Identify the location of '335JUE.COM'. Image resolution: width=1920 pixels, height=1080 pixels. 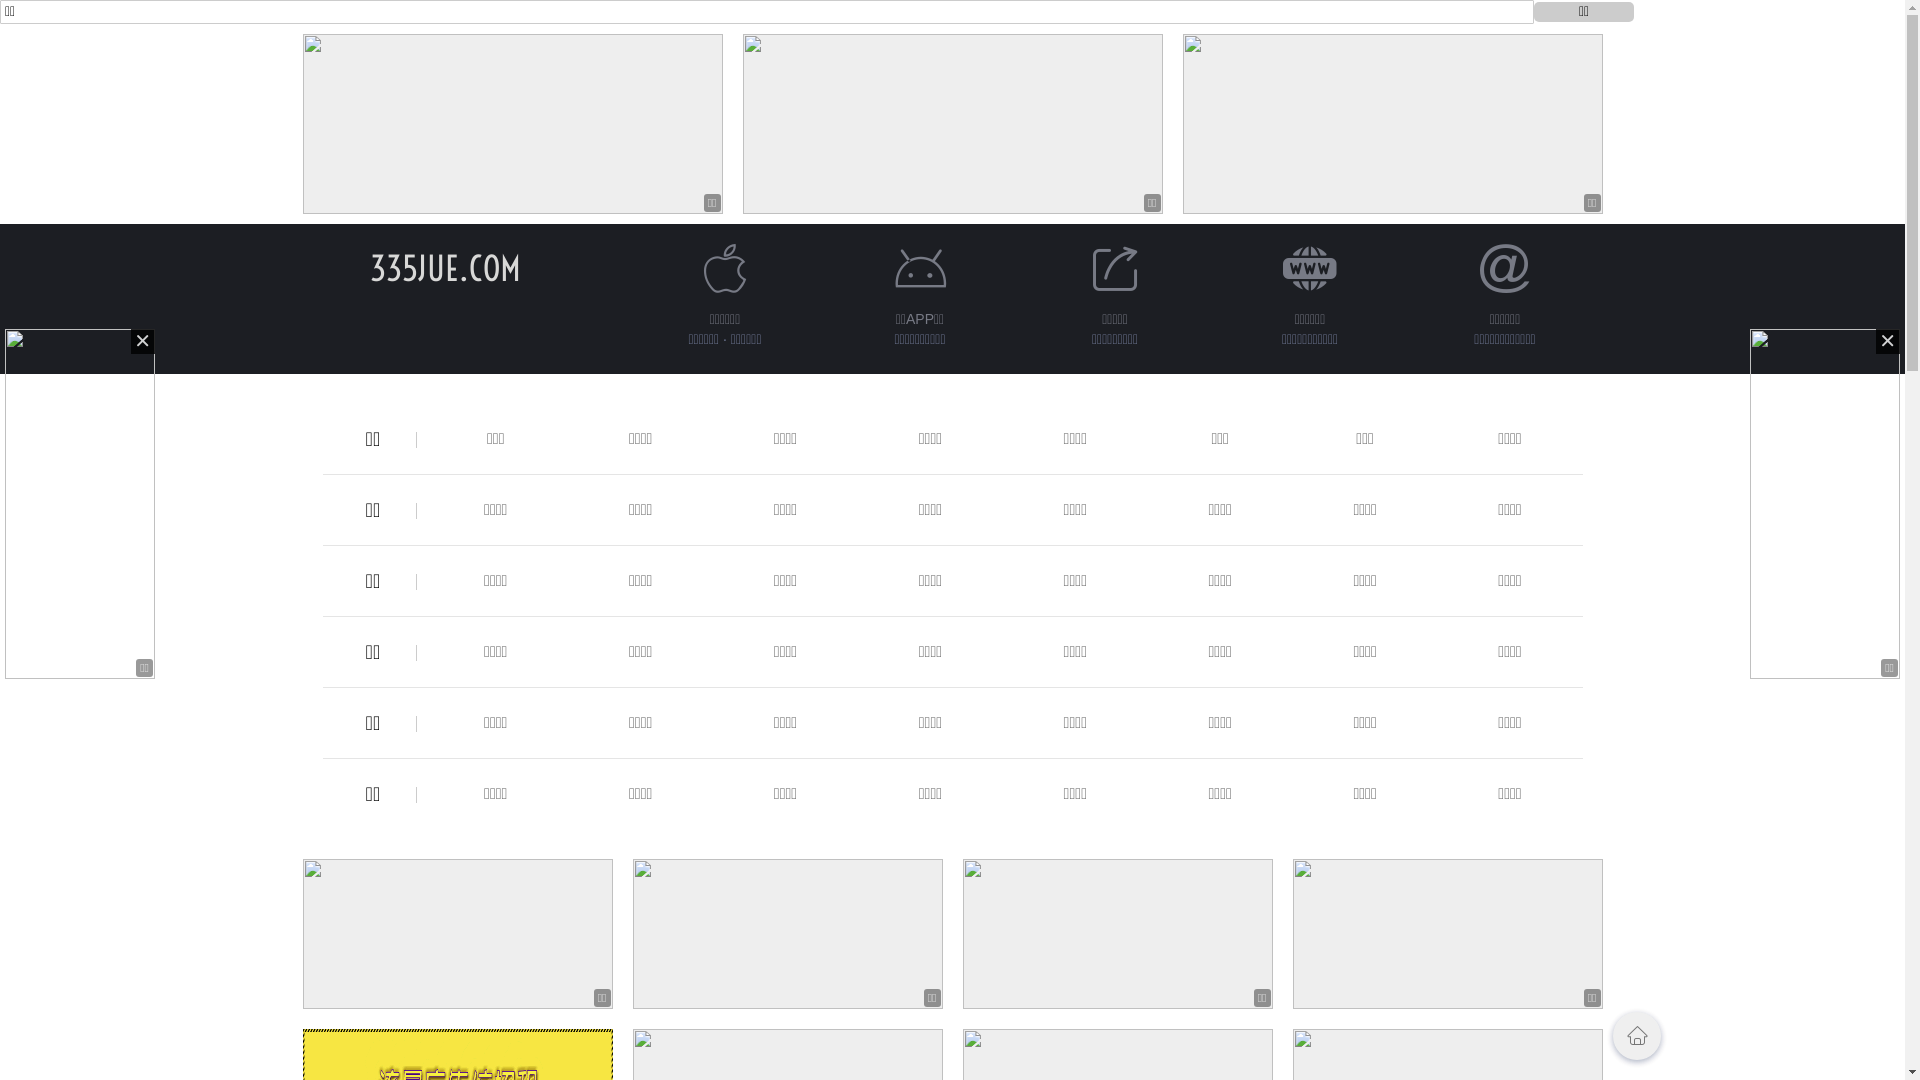
(444, 267).